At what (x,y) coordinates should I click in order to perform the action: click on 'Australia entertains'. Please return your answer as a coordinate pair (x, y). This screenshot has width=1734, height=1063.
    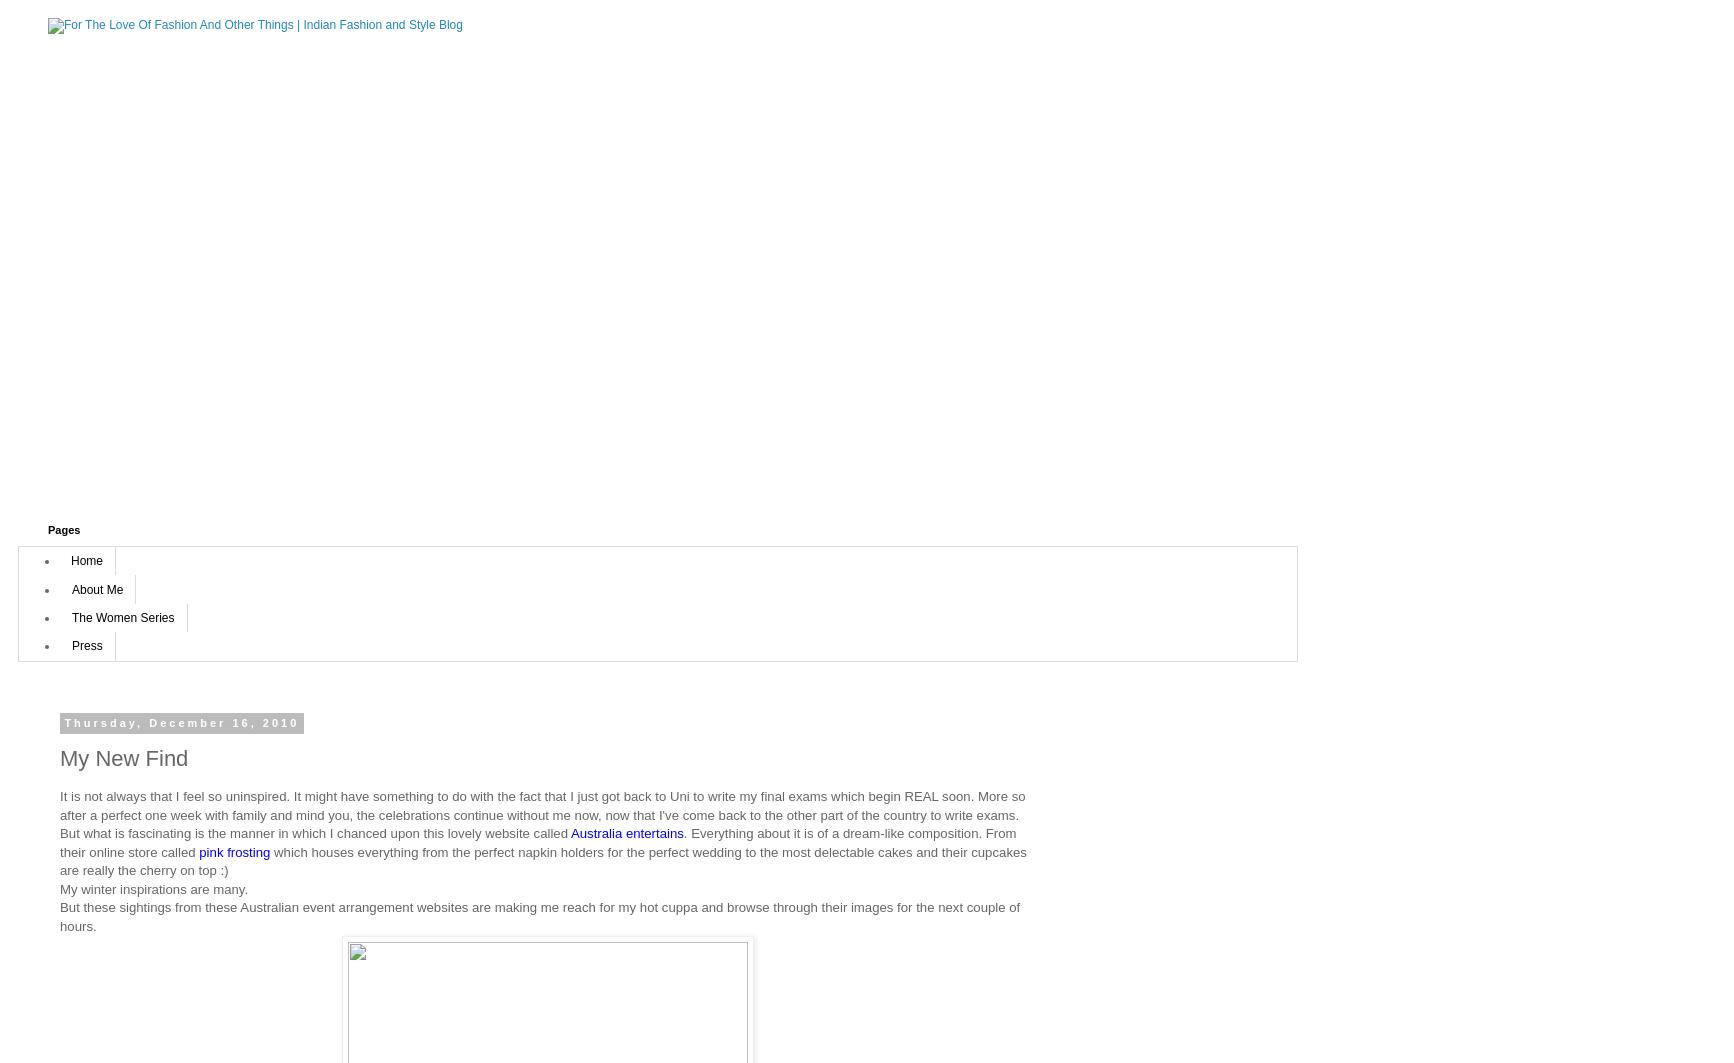
    Looking at the image, I should click on (625, 832).